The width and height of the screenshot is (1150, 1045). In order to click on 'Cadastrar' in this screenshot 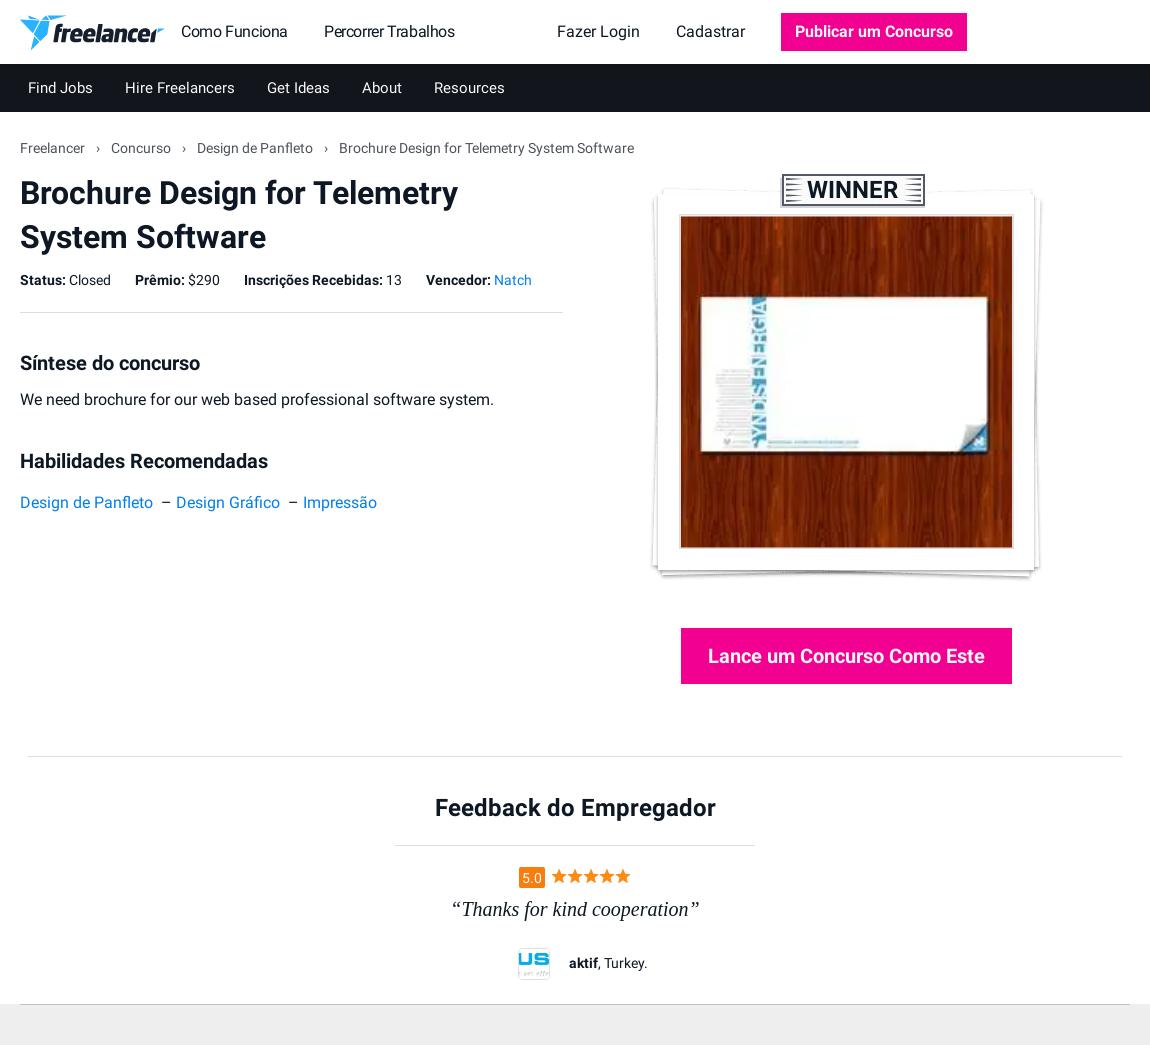, I will do `click(709, 30)`.